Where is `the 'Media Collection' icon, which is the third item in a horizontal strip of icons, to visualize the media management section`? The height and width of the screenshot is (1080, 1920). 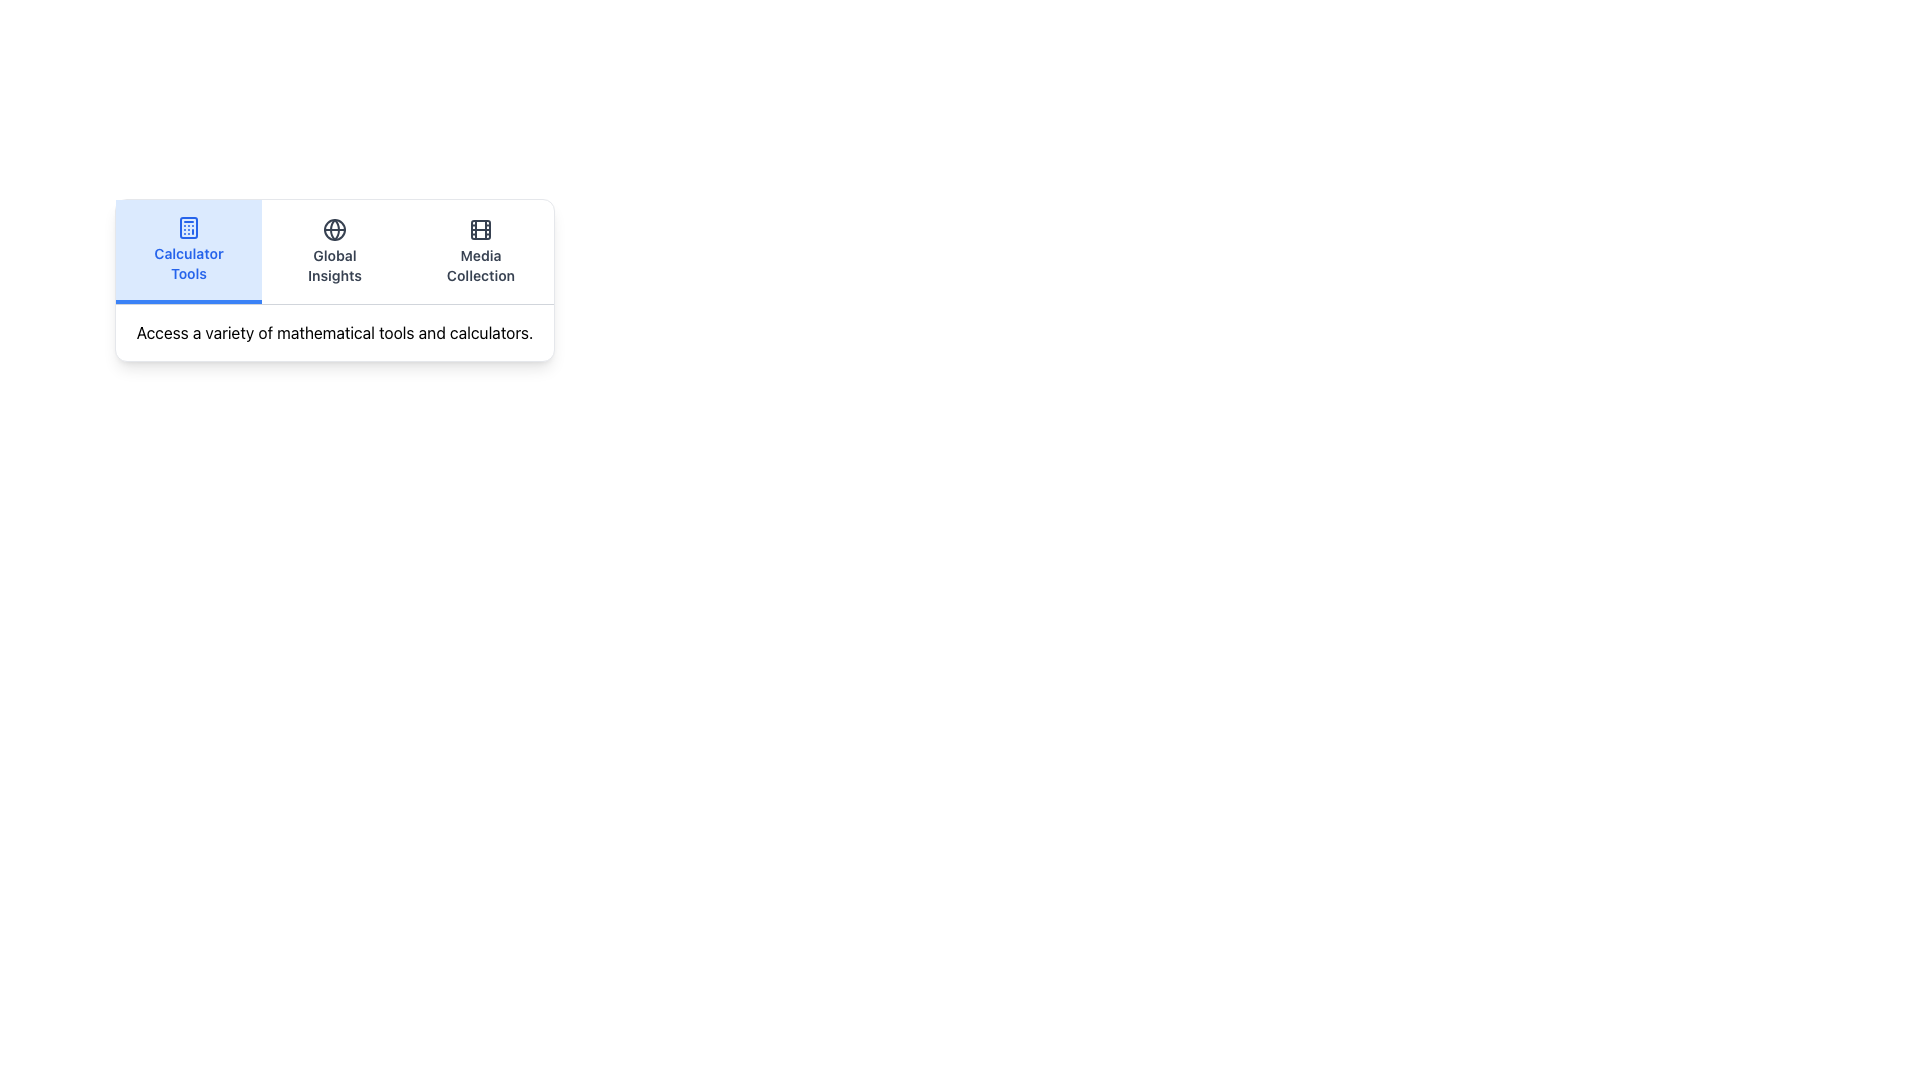 the 'Media Collection' icon, which is the third item in a horizontal strip of icons, to visualize the media management section is located at coordinates (480, 229).